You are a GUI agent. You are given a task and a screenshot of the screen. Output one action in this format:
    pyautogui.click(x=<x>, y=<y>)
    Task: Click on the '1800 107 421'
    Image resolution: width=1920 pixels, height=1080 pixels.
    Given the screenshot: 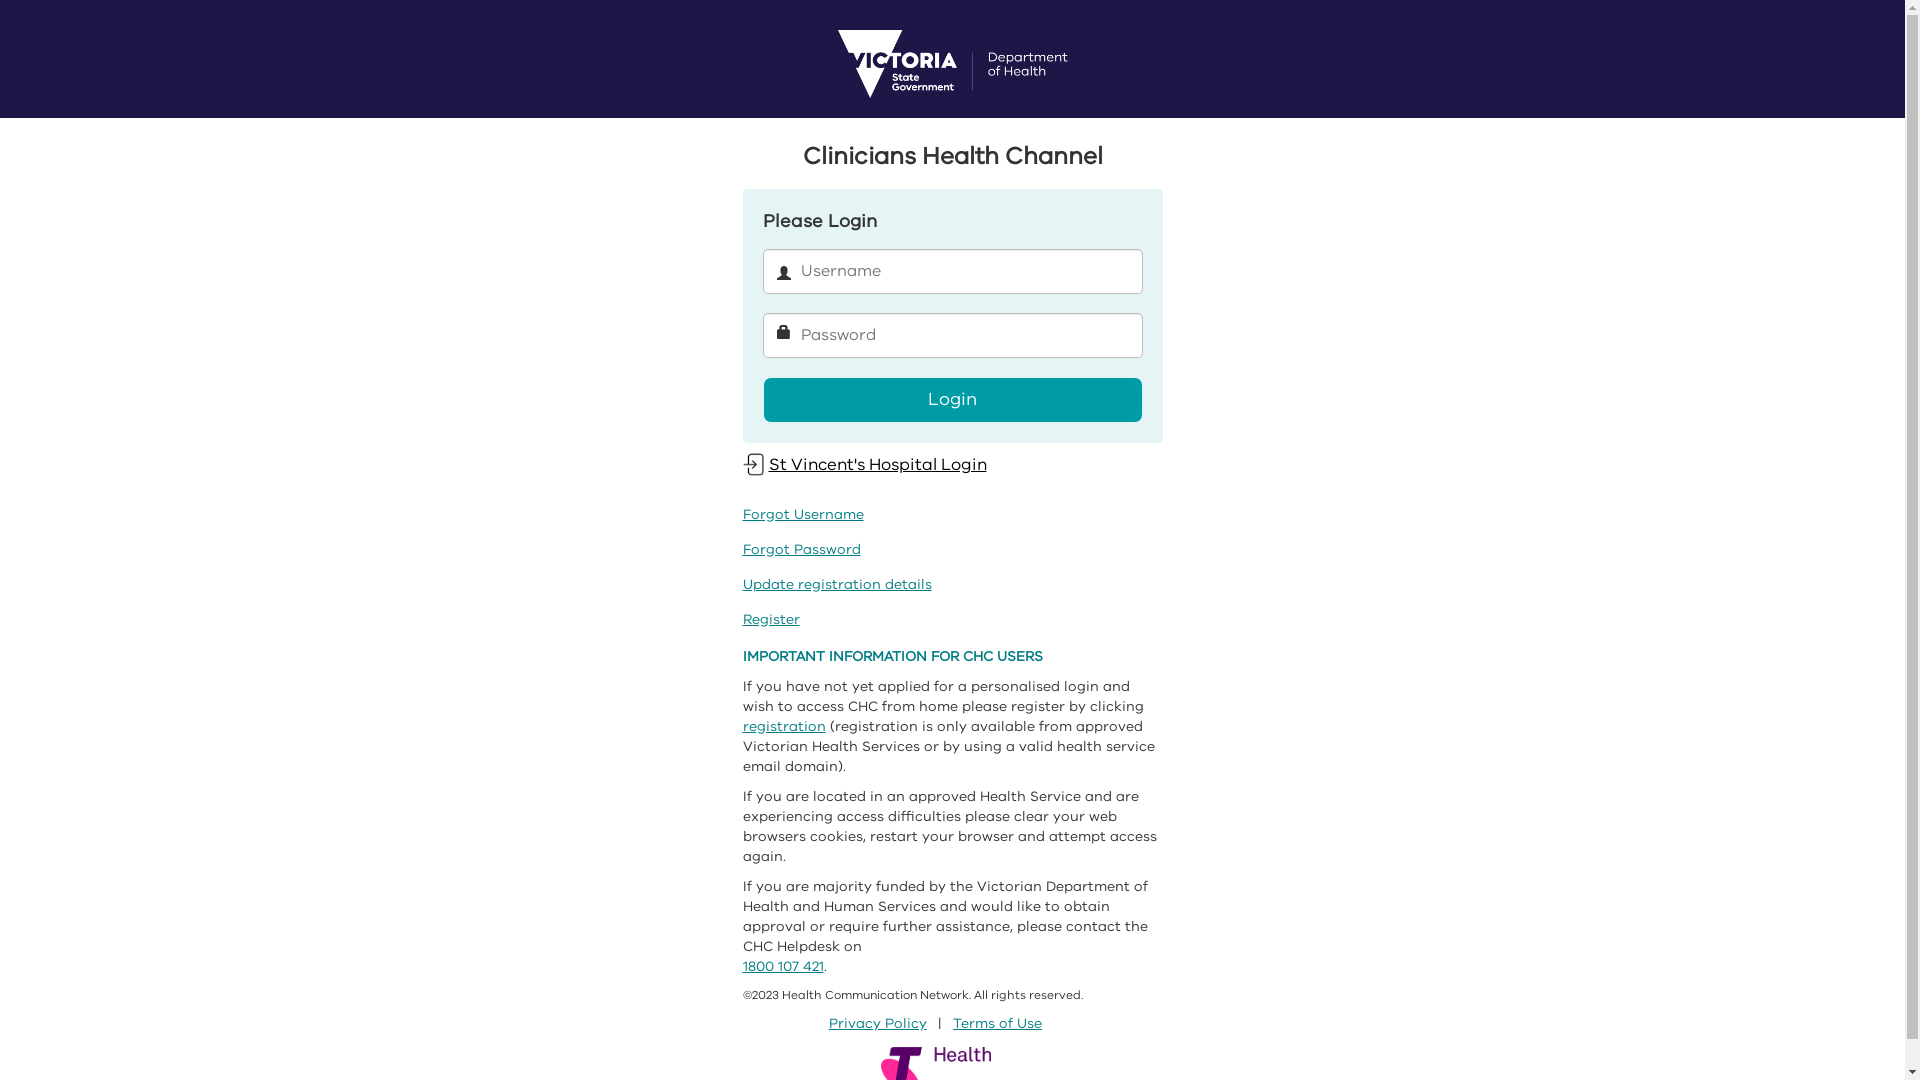 What is the action you would take?
    pyautogui.click(x=781, y=965)
    